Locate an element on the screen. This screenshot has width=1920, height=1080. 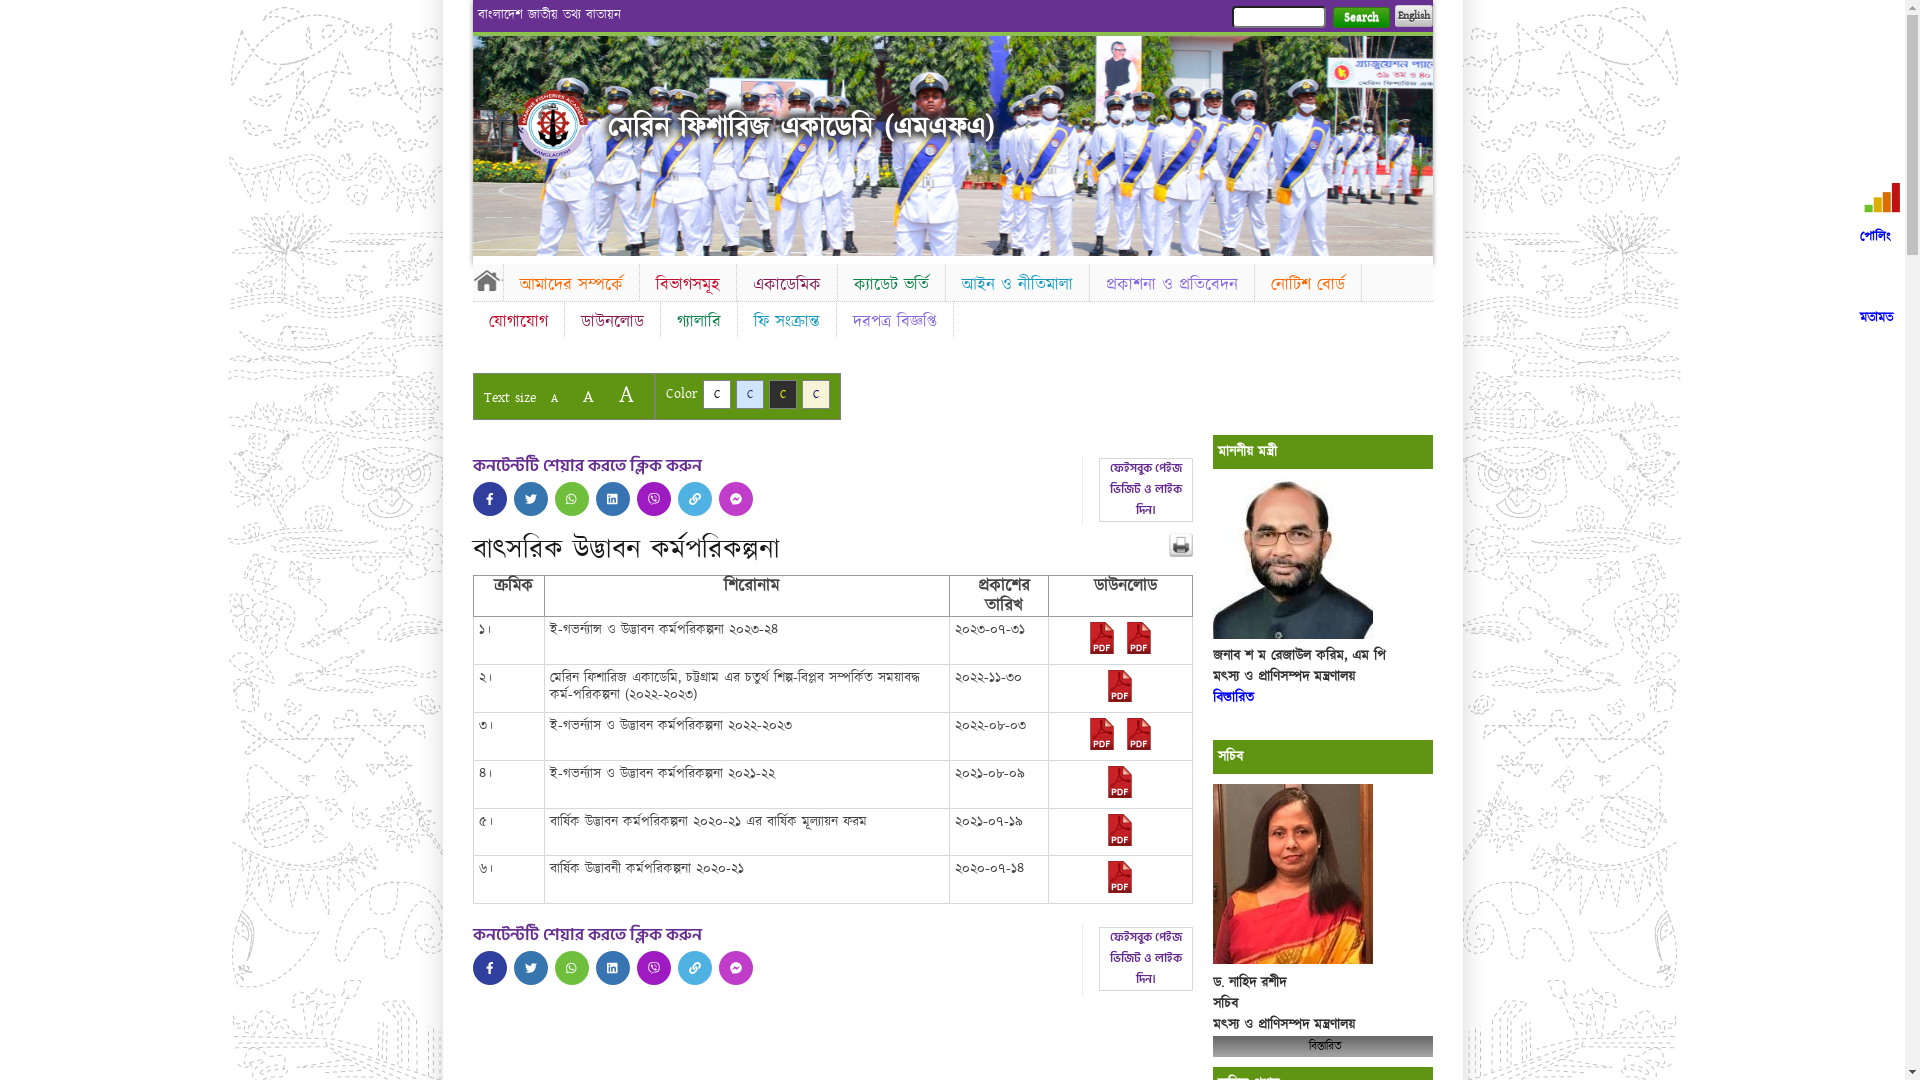
'Search' is located at coordinates (1331, 17).